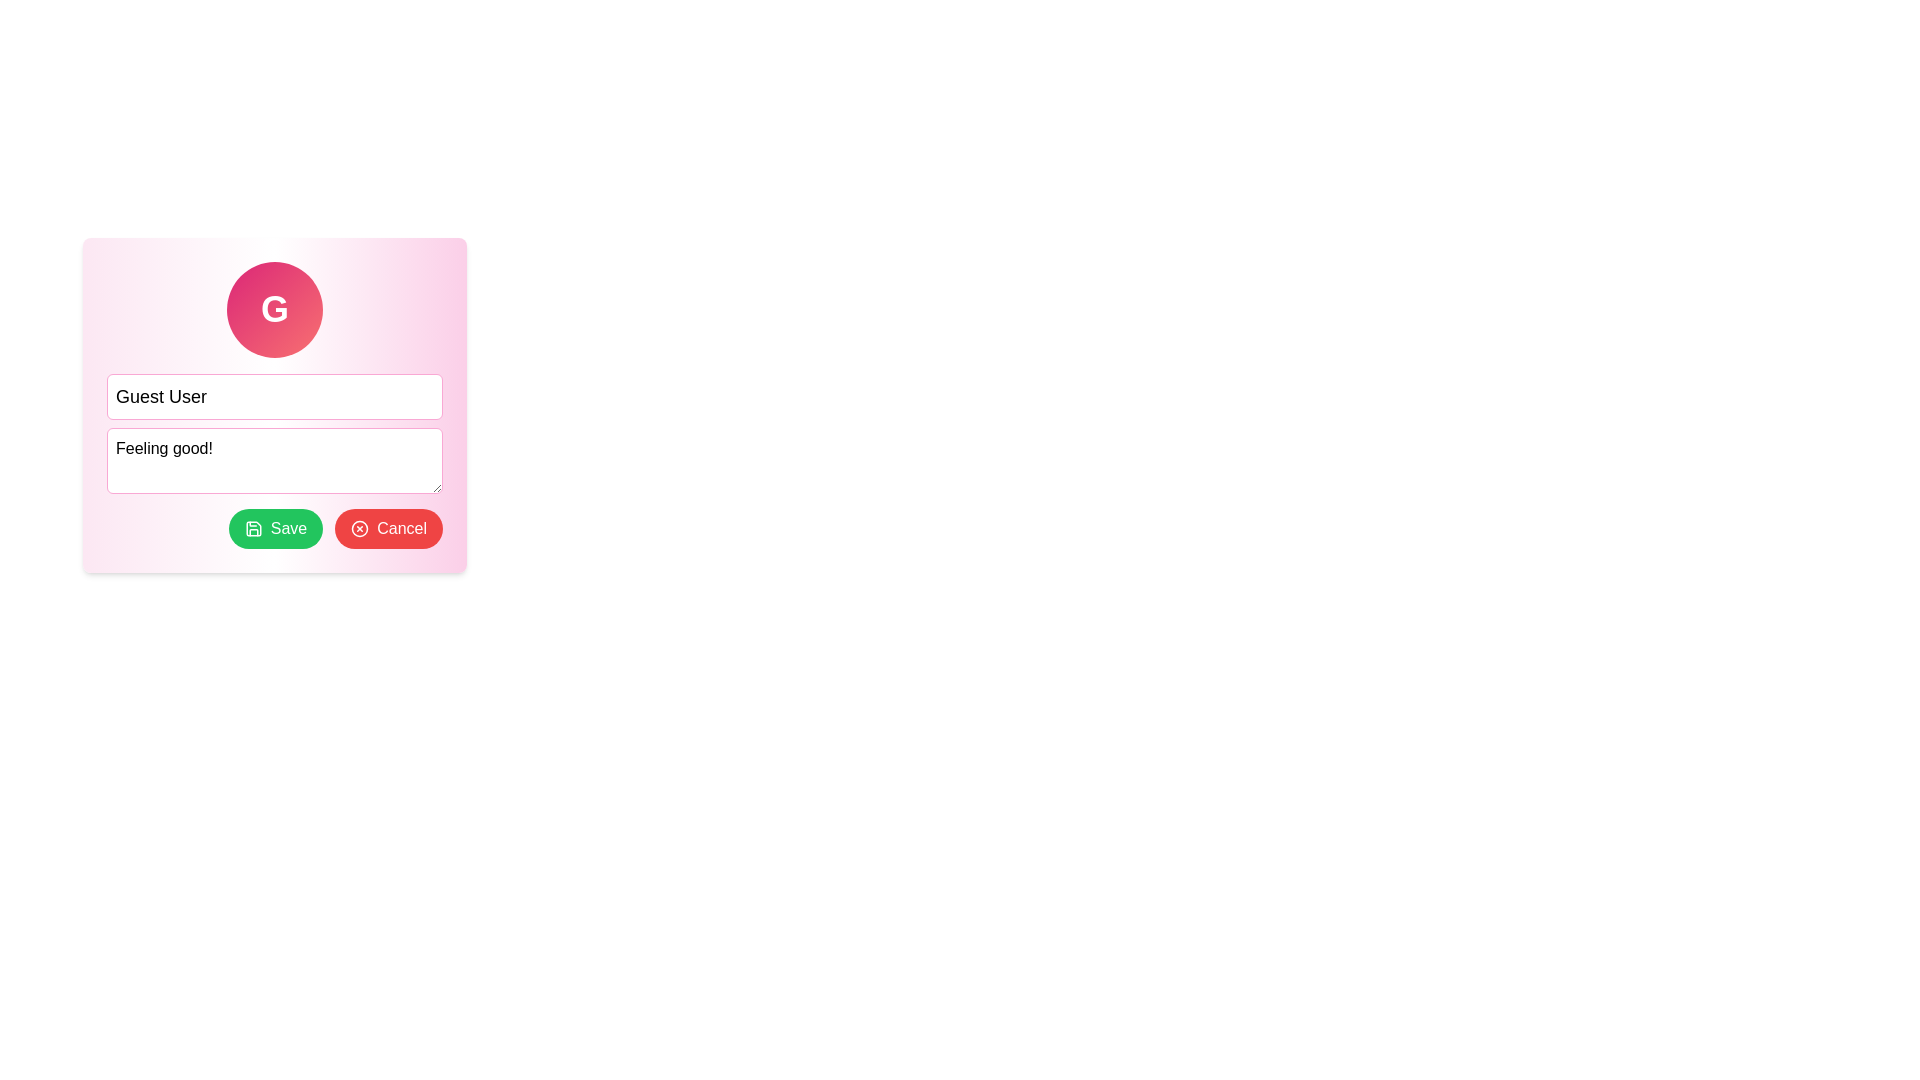 The height and width of the screenshot is (1080, 1920). Describe the element at coordinates (389, 527) in the screenshot. I see `the cancel button located at the bottom-right corner of the modal panel` at that location.